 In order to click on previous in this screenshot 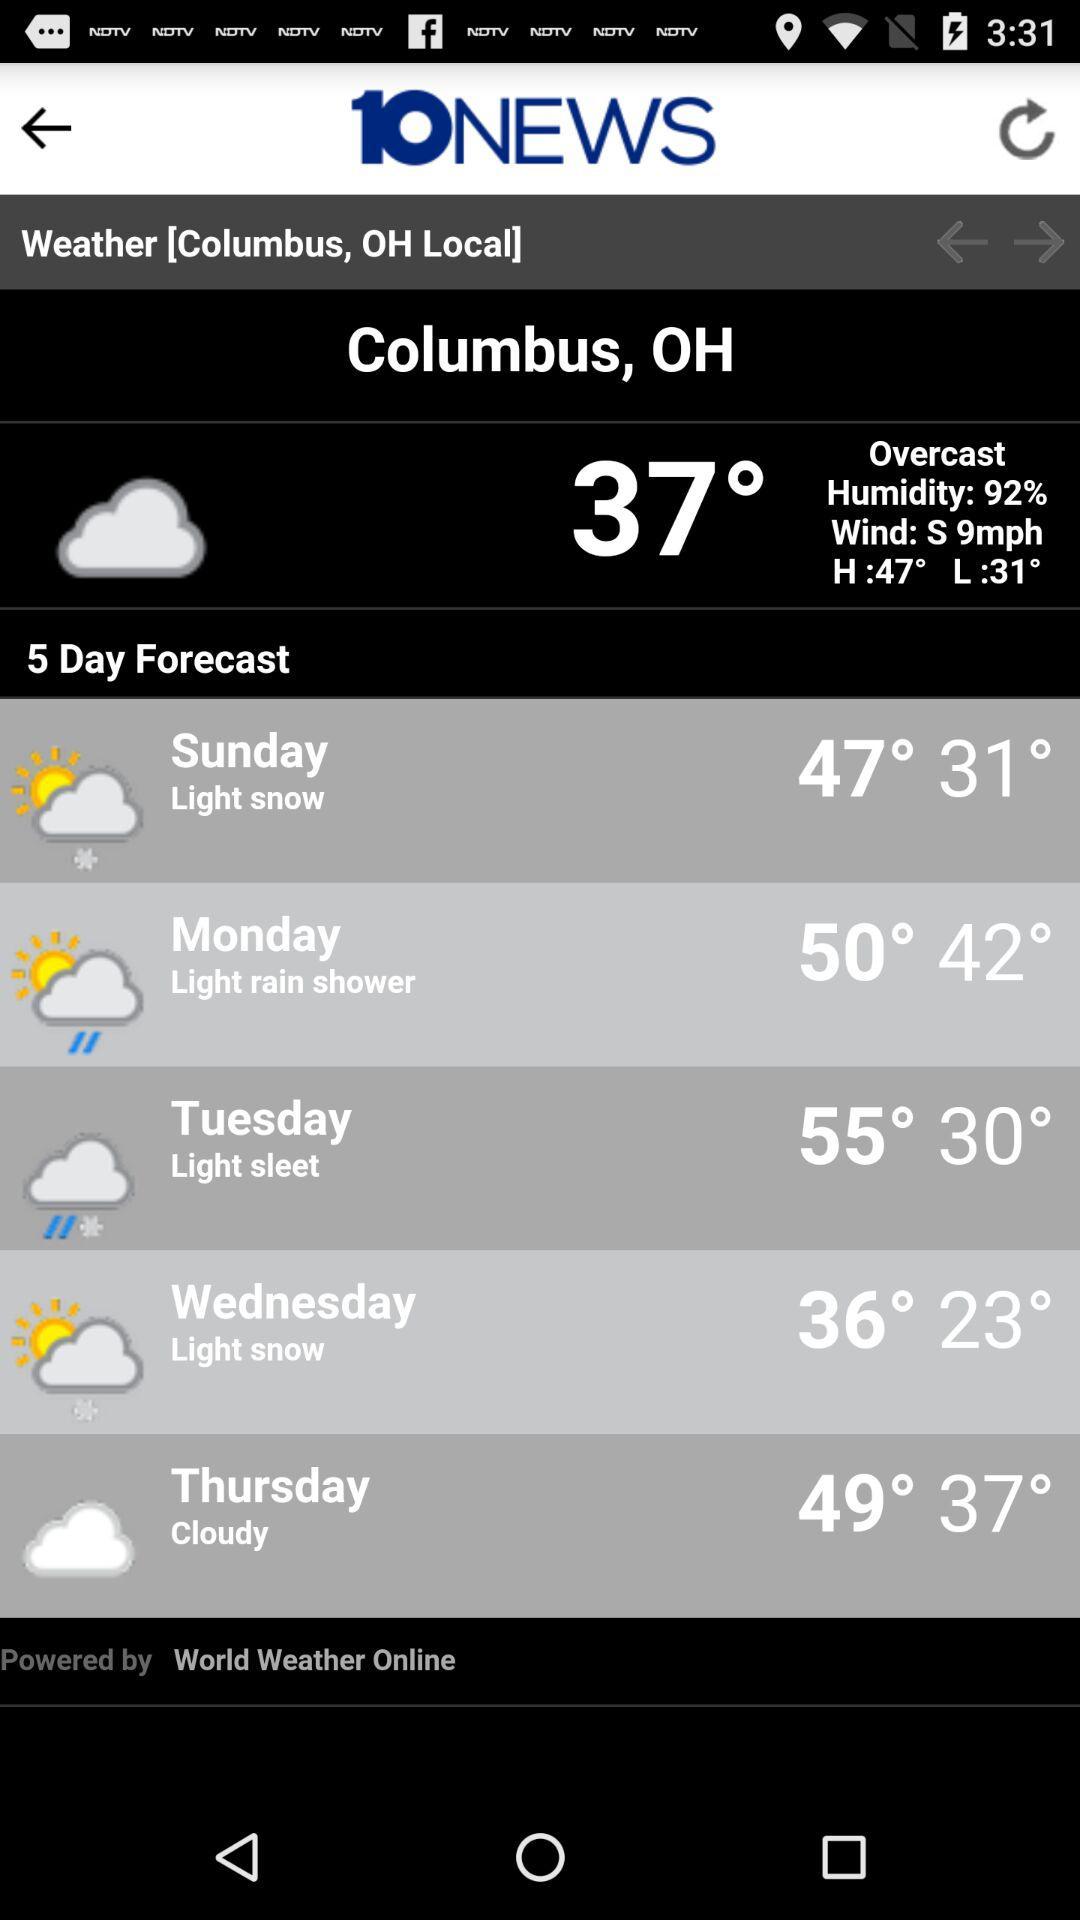, I will do `click(45, 127)`.